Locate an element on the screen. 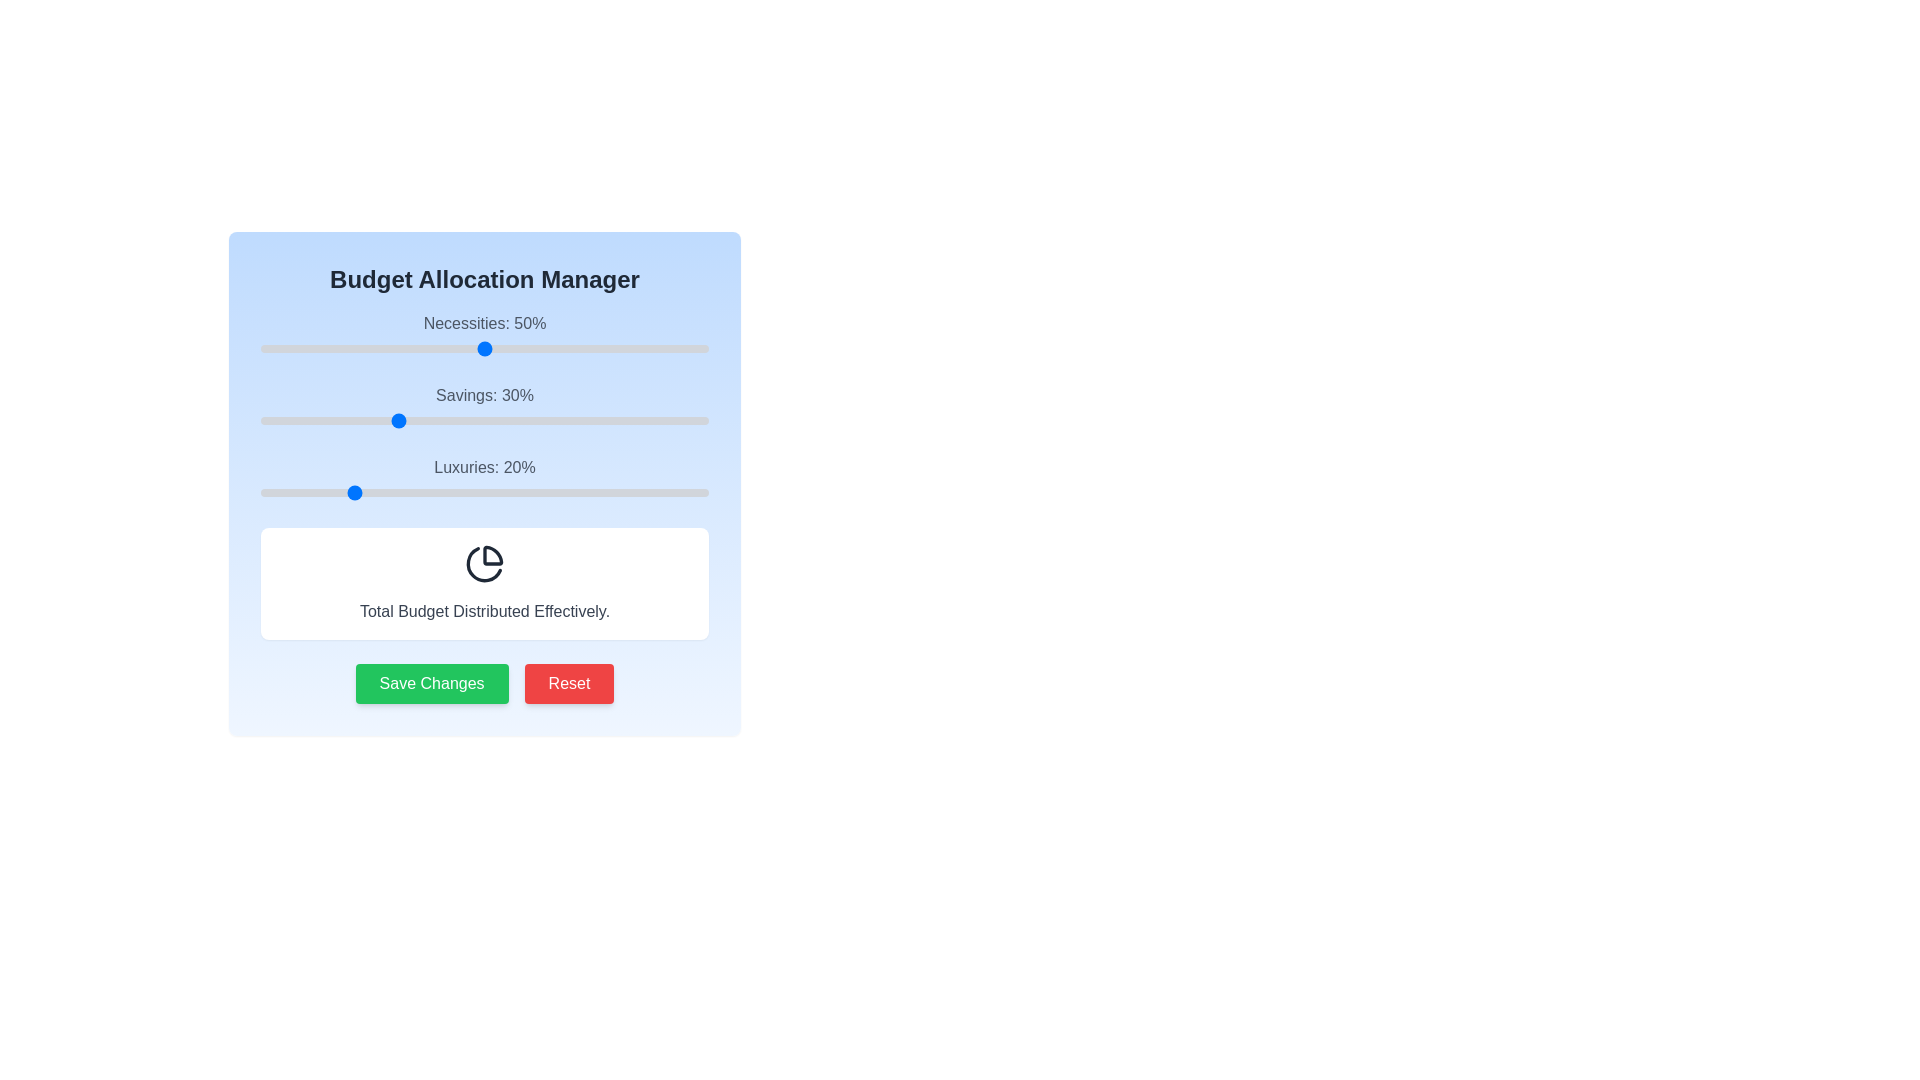 The image size is (1920, 1080). luxuries percentage is located at coordinates (569, 493).